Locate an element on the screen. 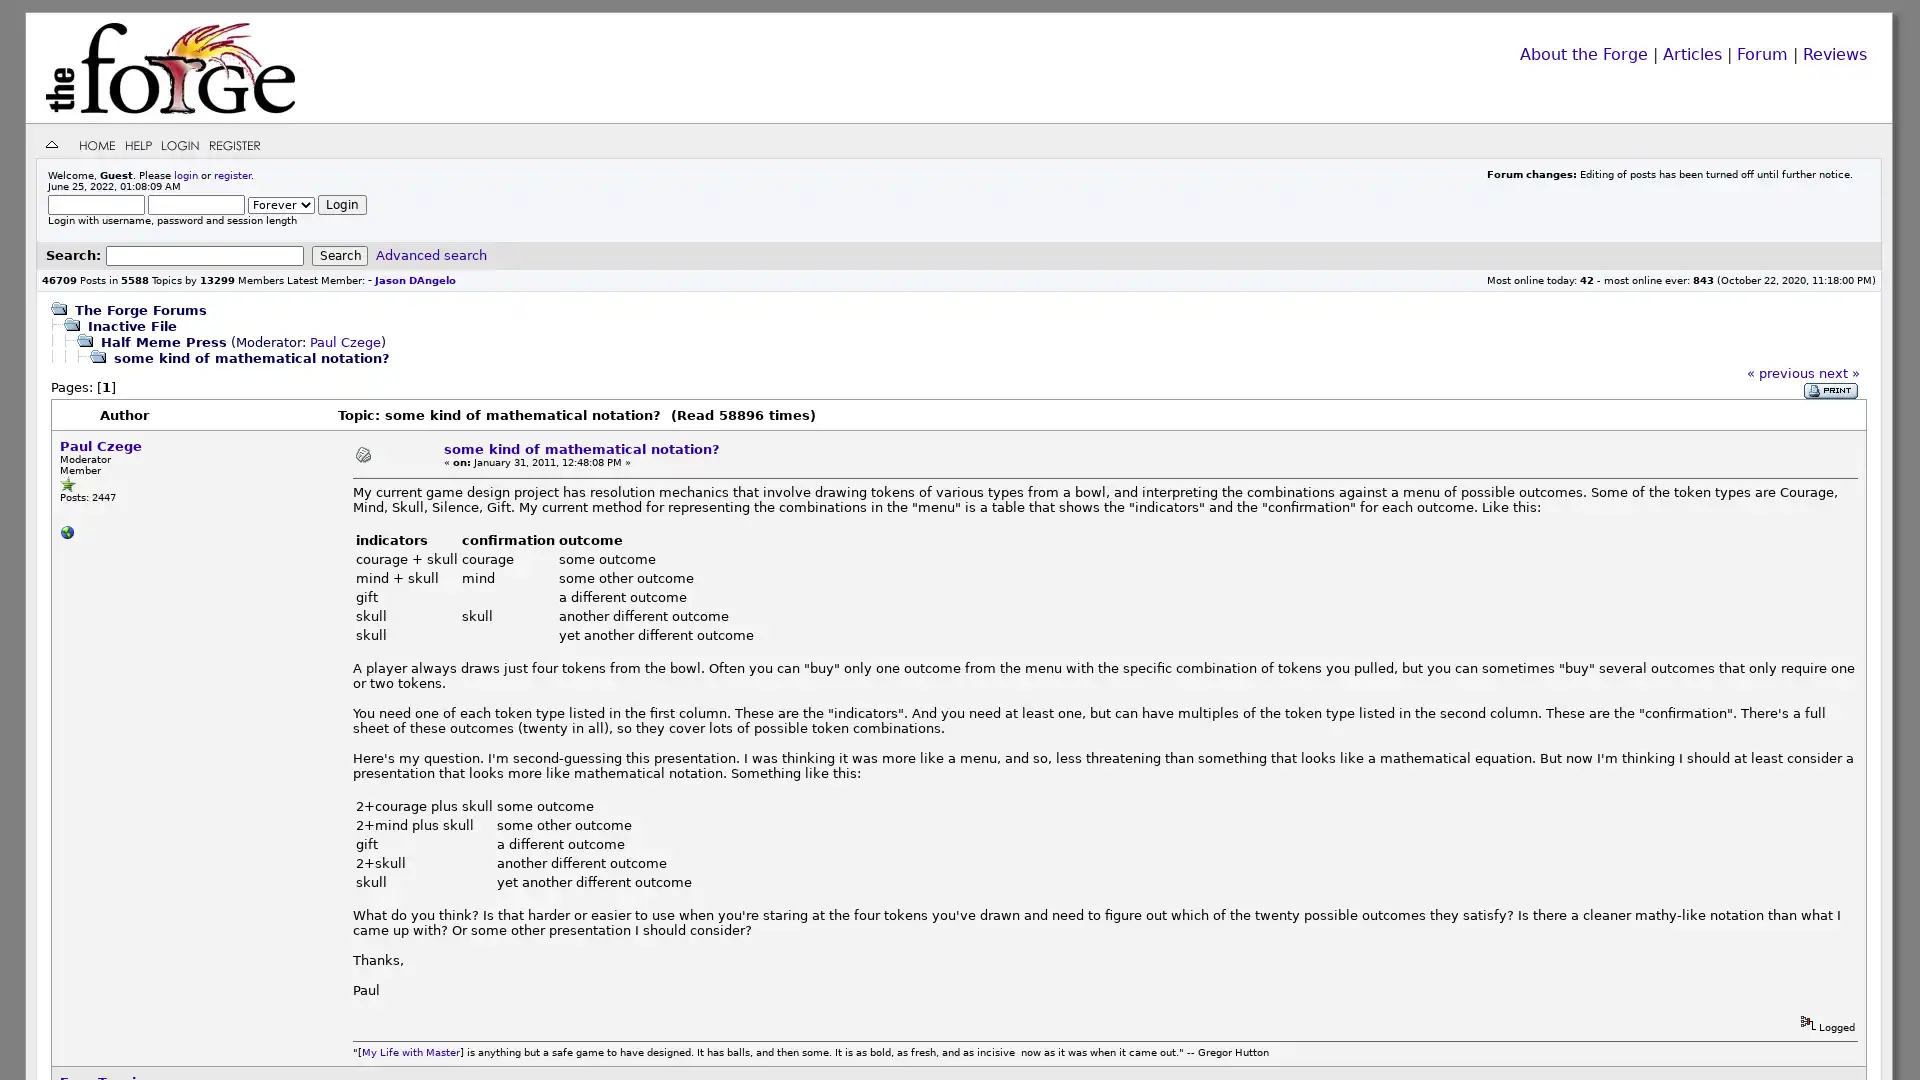  Search is located at coordinates (340, 254).